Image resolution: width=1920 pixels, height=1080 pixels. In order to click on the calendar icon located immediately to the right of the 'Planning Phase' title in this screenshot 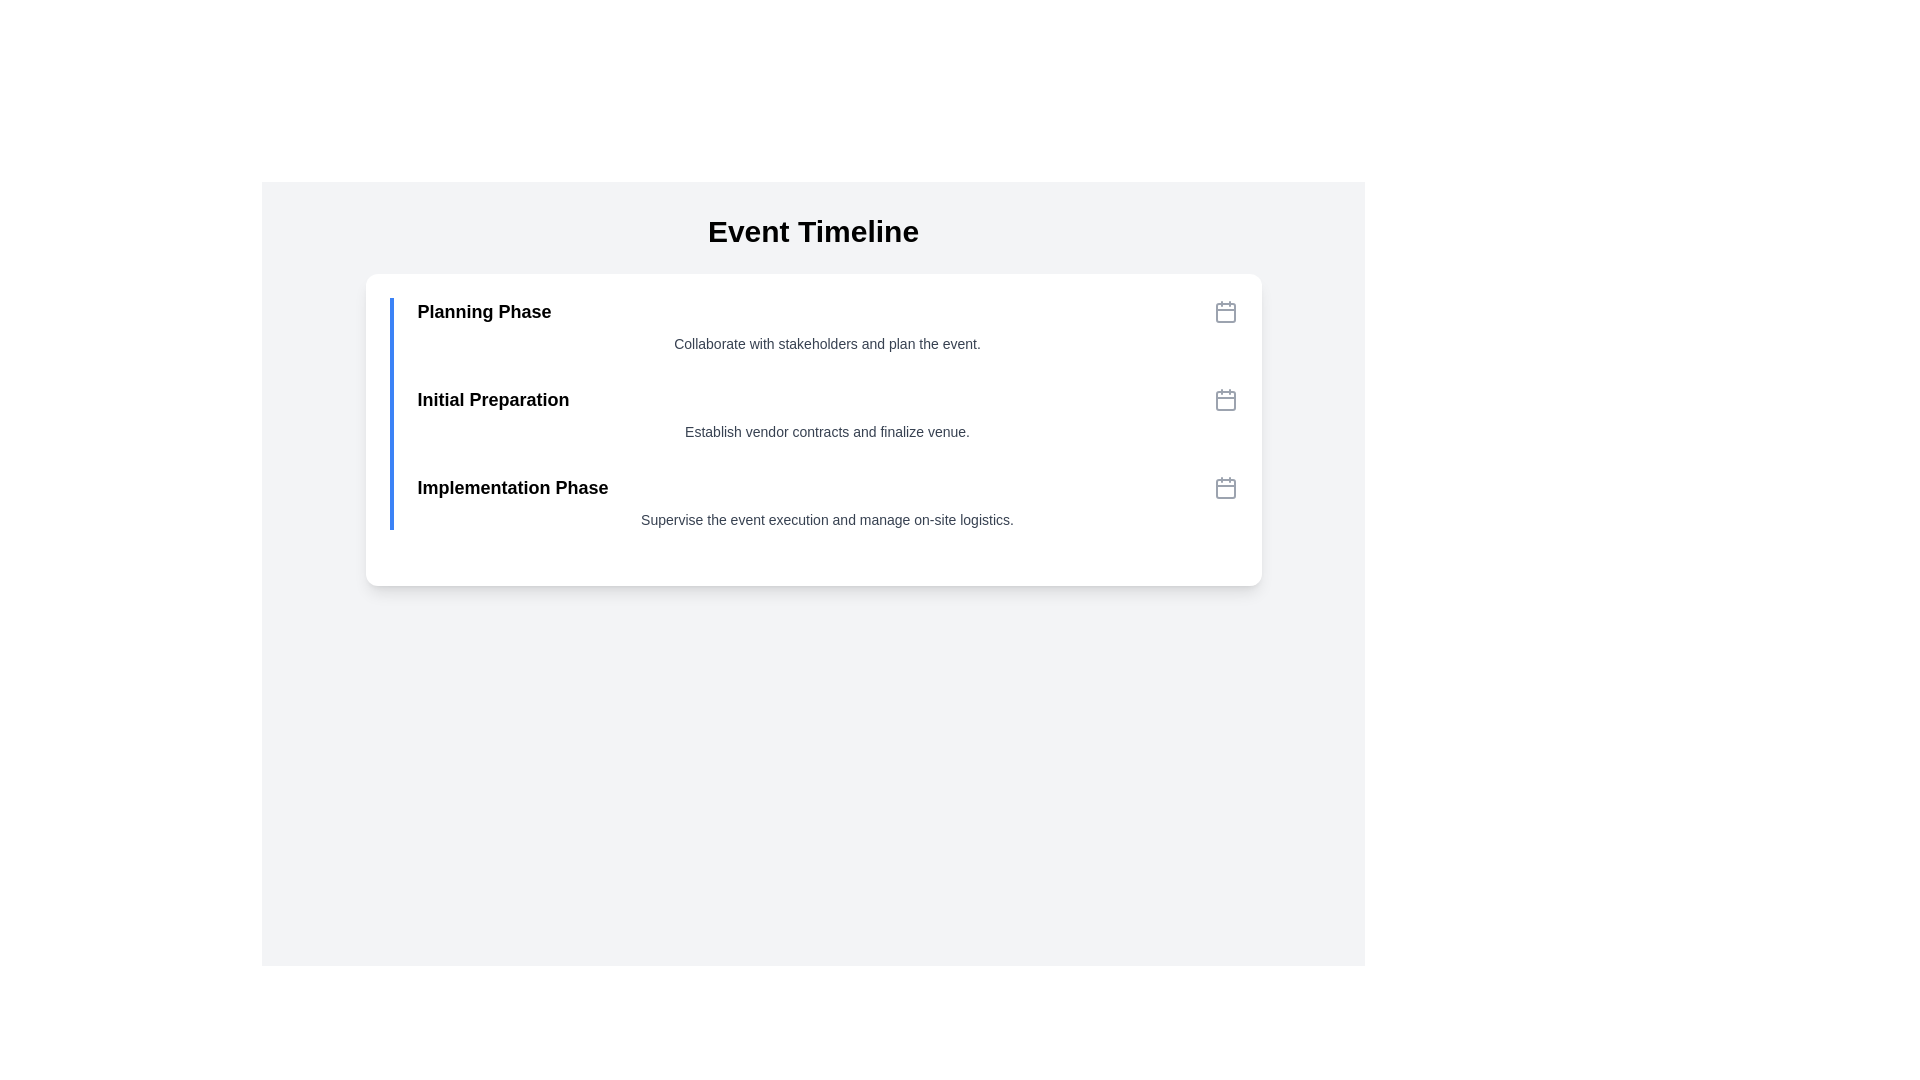, I will do `click(1224, 312)`.